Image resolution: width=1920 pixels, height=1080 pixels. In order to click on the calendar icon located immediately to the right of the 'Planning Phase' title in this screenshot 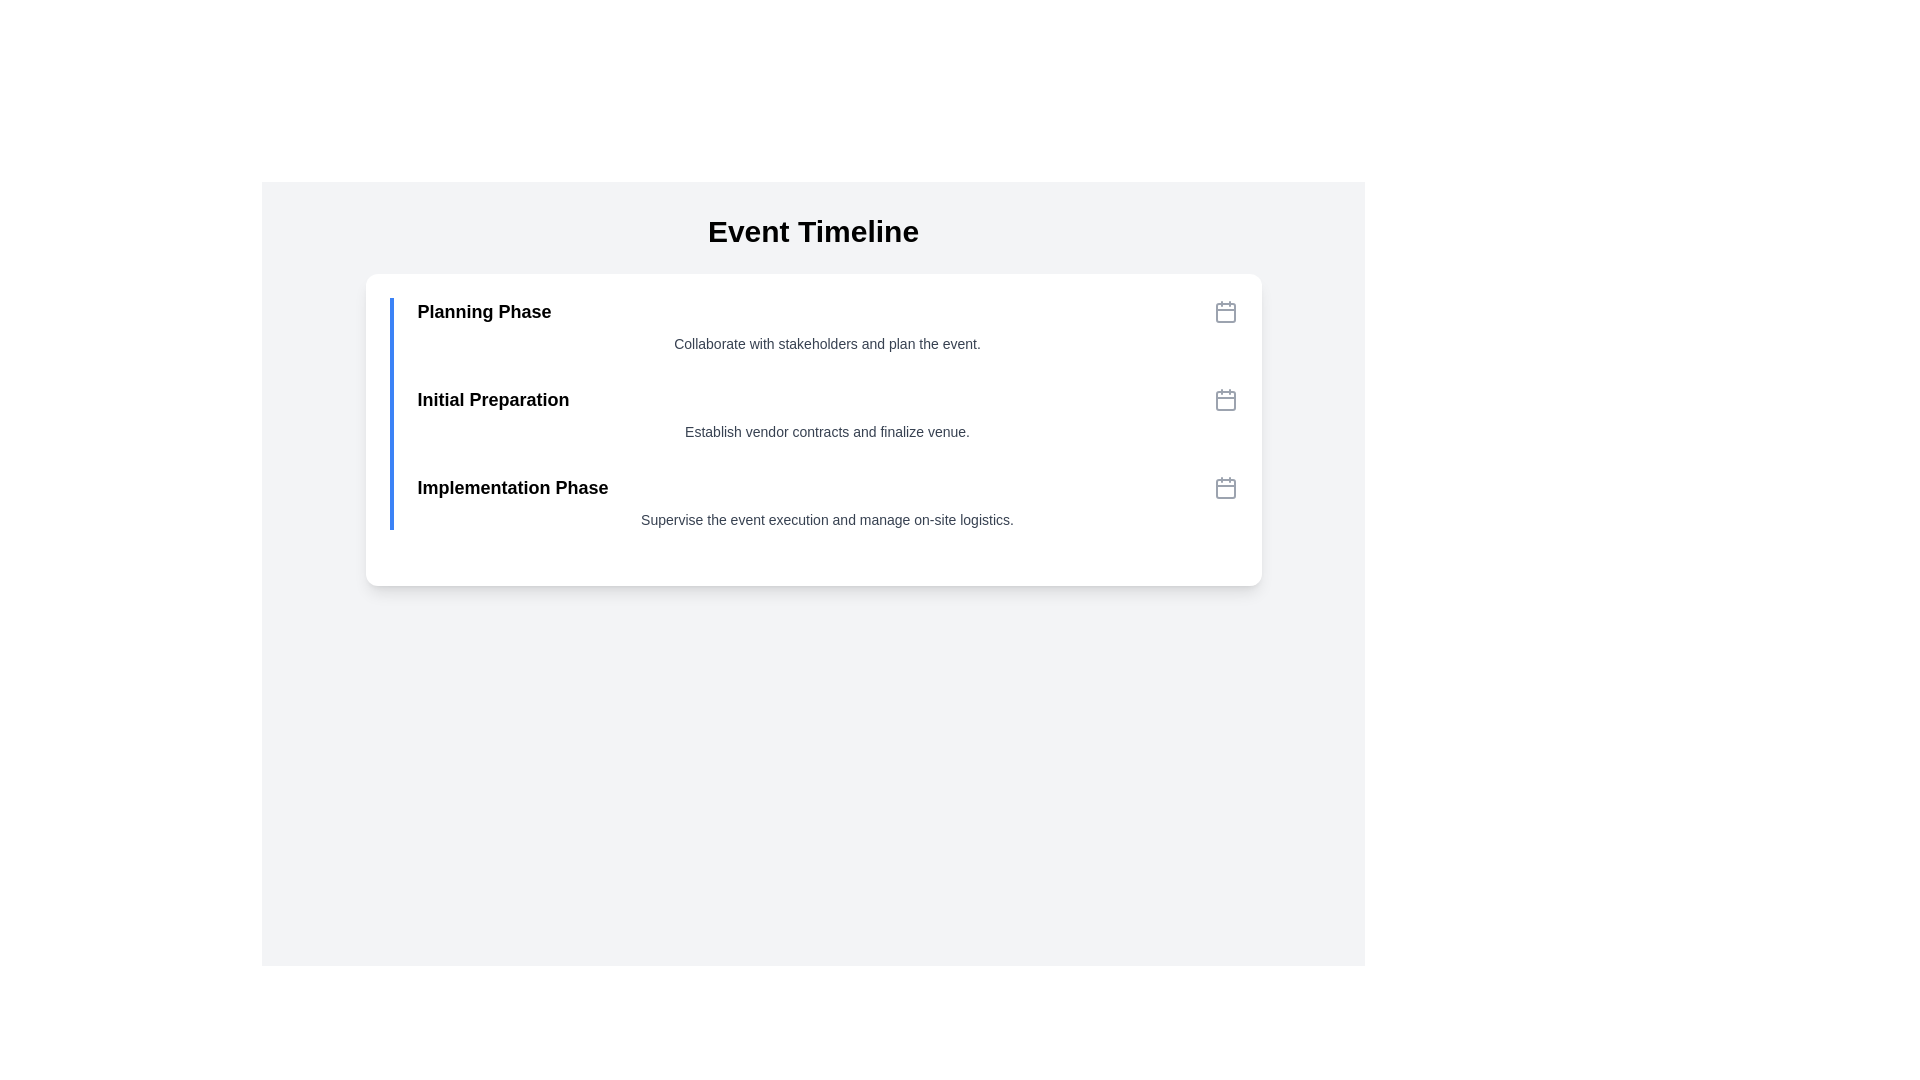, I will do `click(1224, 312)`.